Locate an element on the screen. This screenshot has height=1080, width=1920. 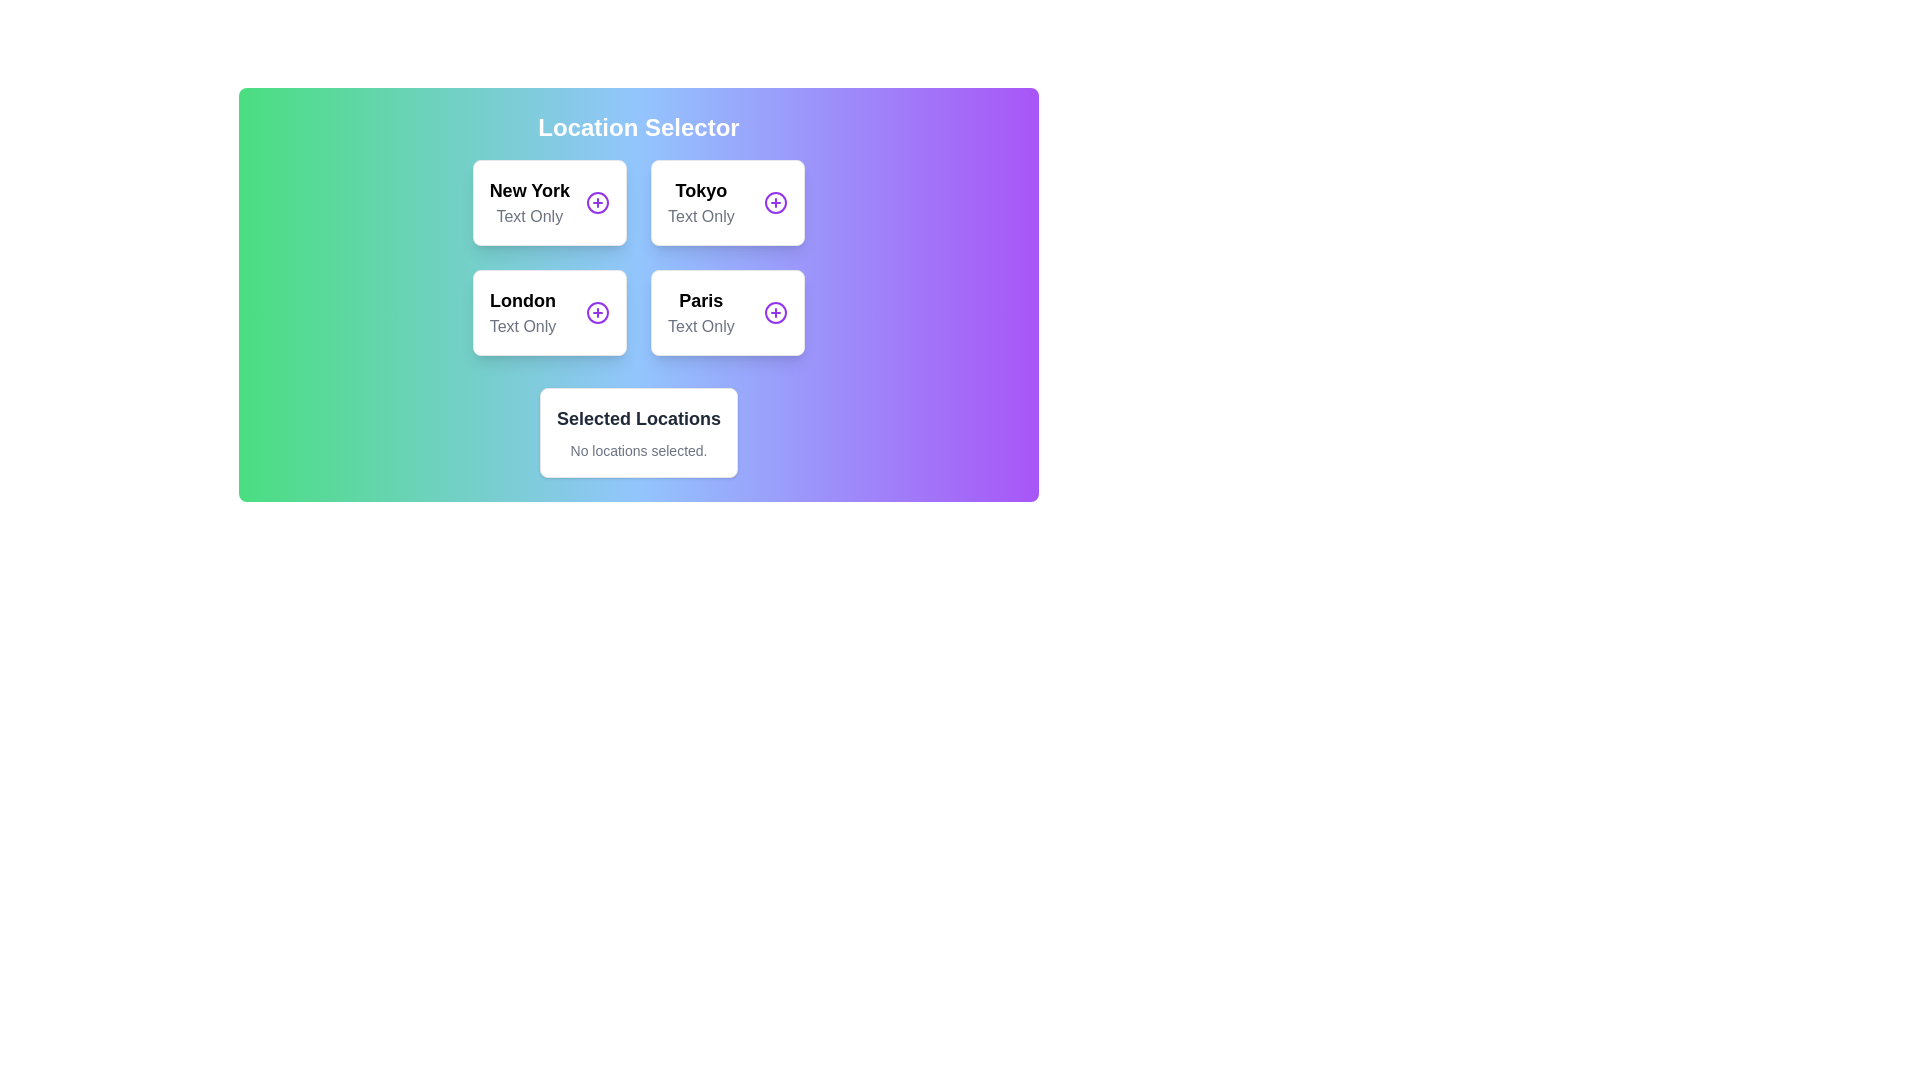
the button located on the right side of the box labeled 'London' to trigger a tooltip or highlight effect is located at coordinates (597, 312).